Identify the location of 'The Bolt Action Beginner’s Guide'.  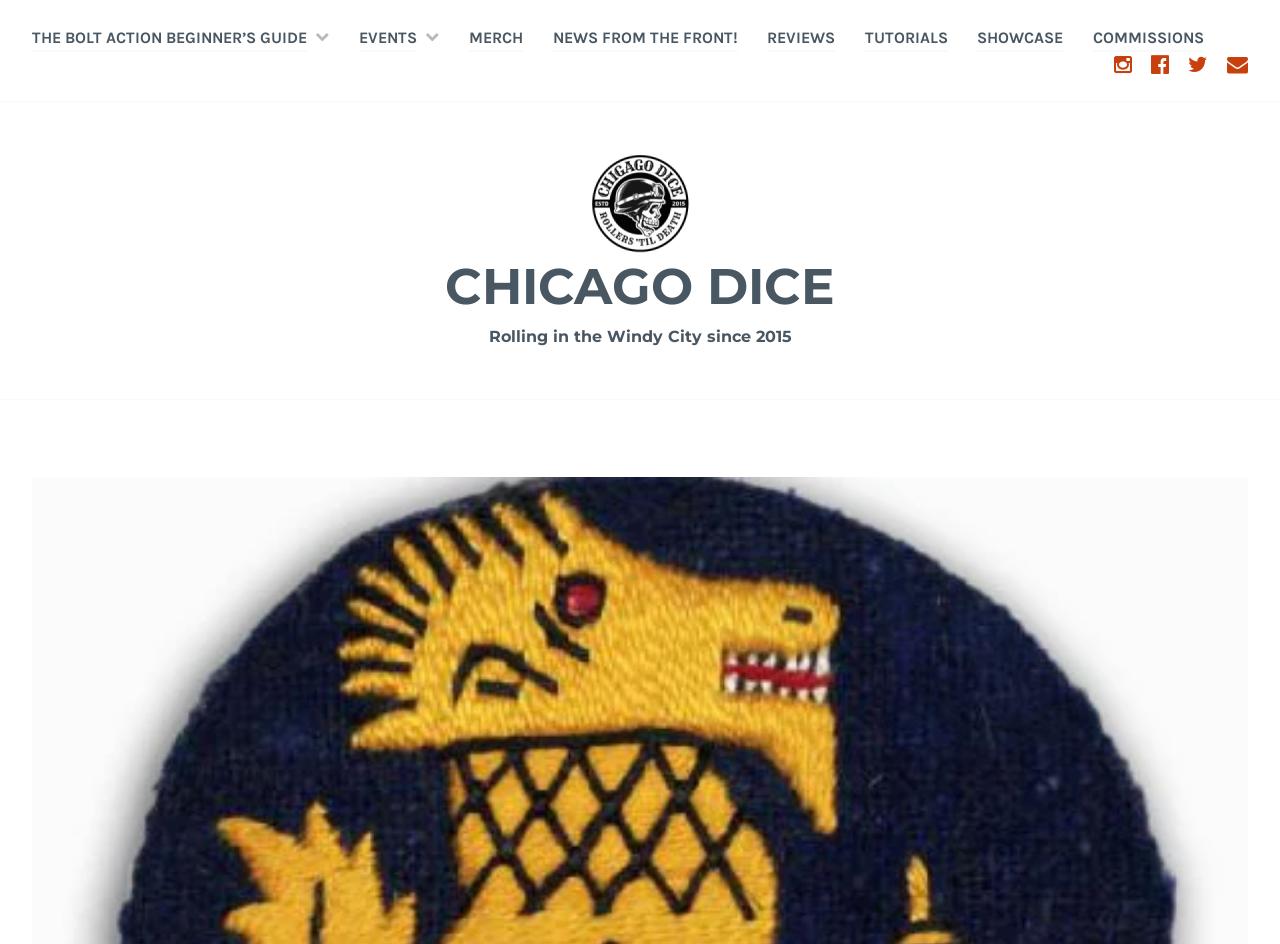
(169, 36).